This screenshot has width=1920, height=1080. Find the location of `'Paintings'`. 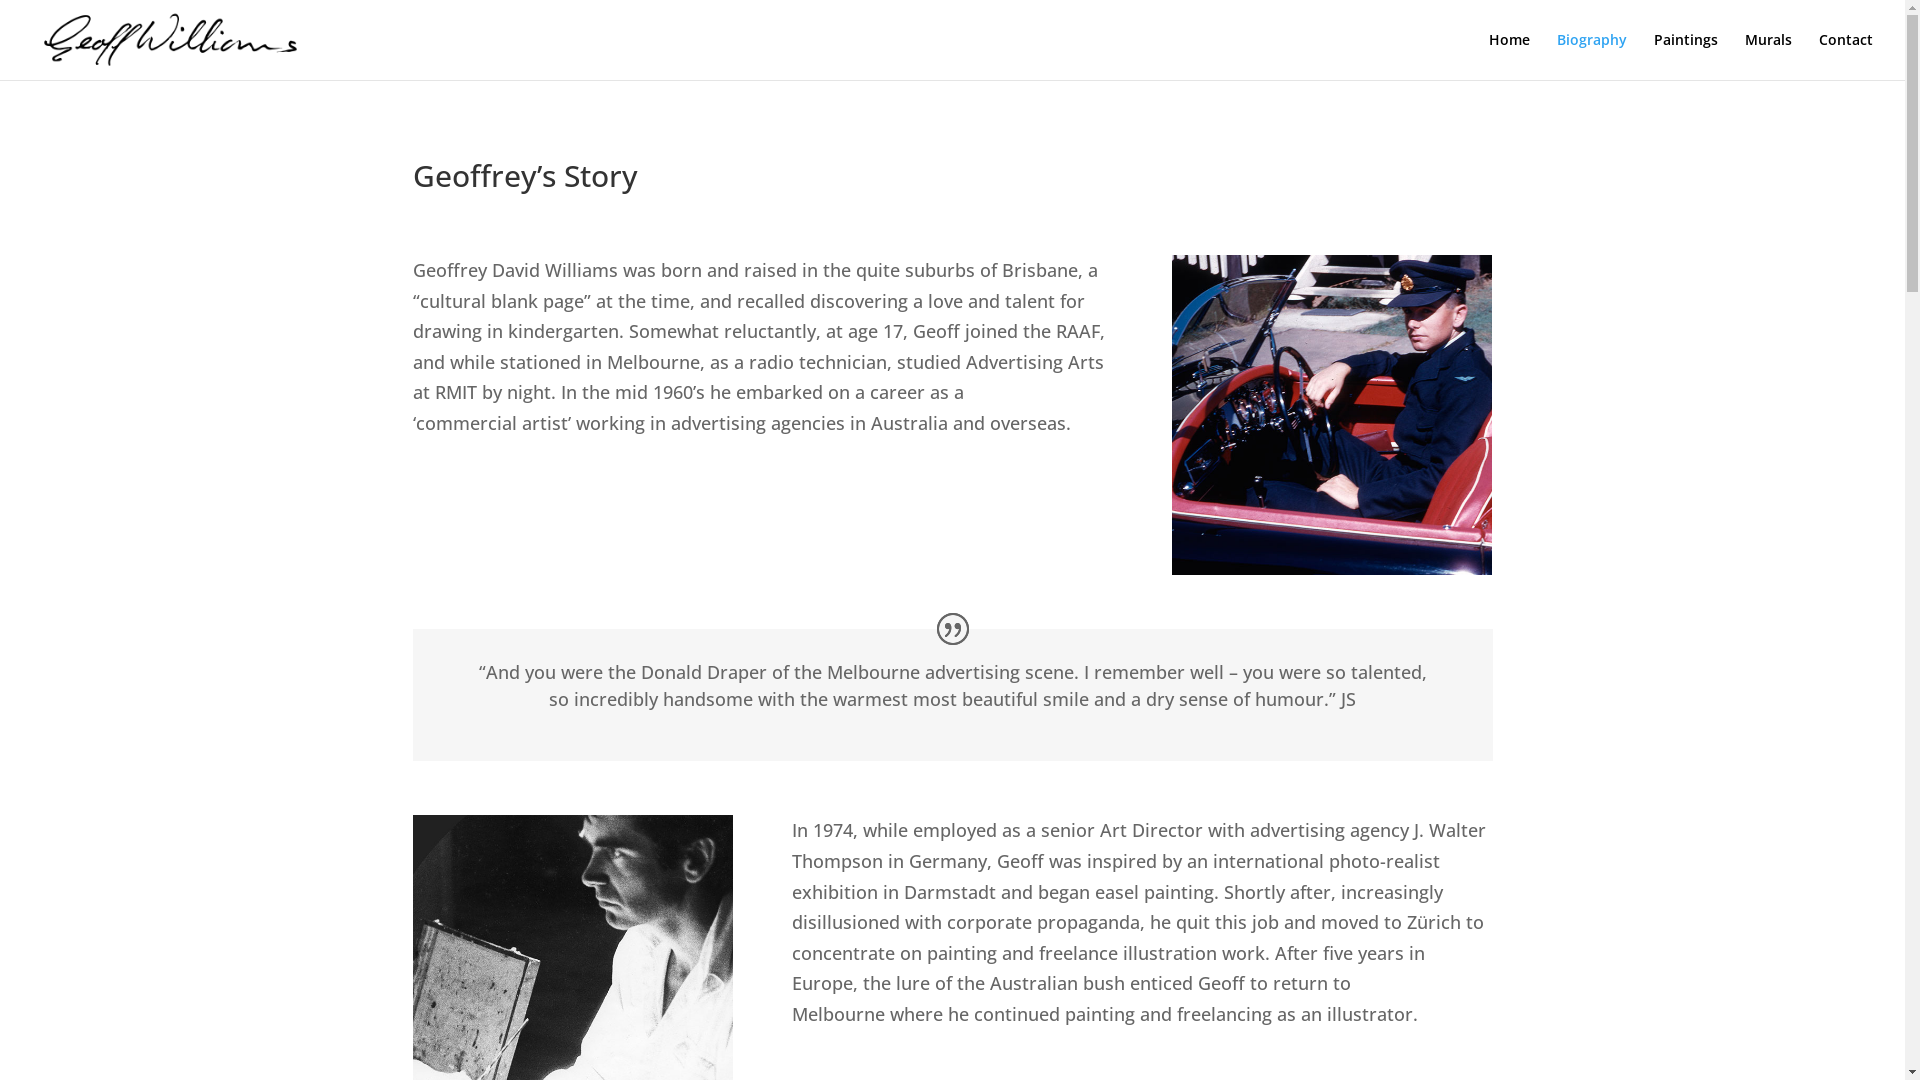

'Paintings' is located at coordinates (1654, 55).